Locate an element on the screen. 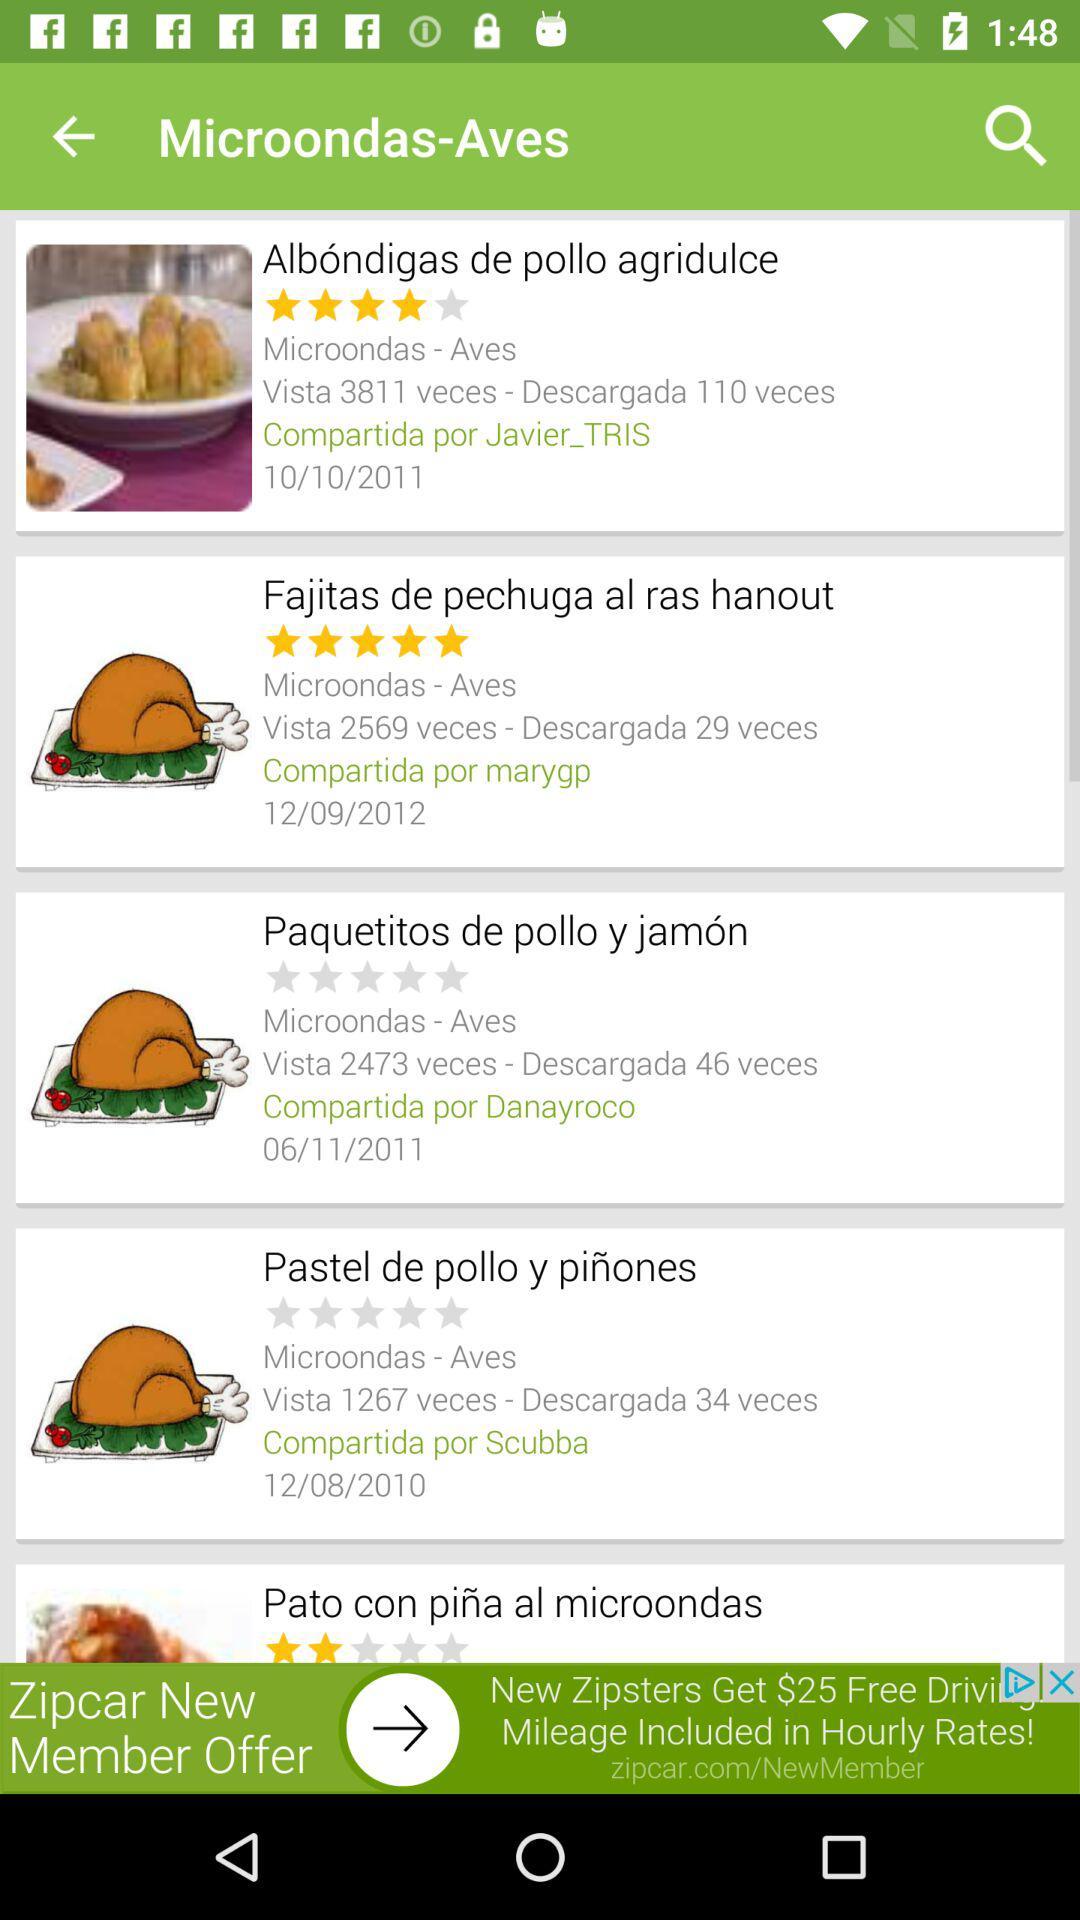 The image size is (1080, 1920). advertisement banner is located at coordinates (540, 1727).